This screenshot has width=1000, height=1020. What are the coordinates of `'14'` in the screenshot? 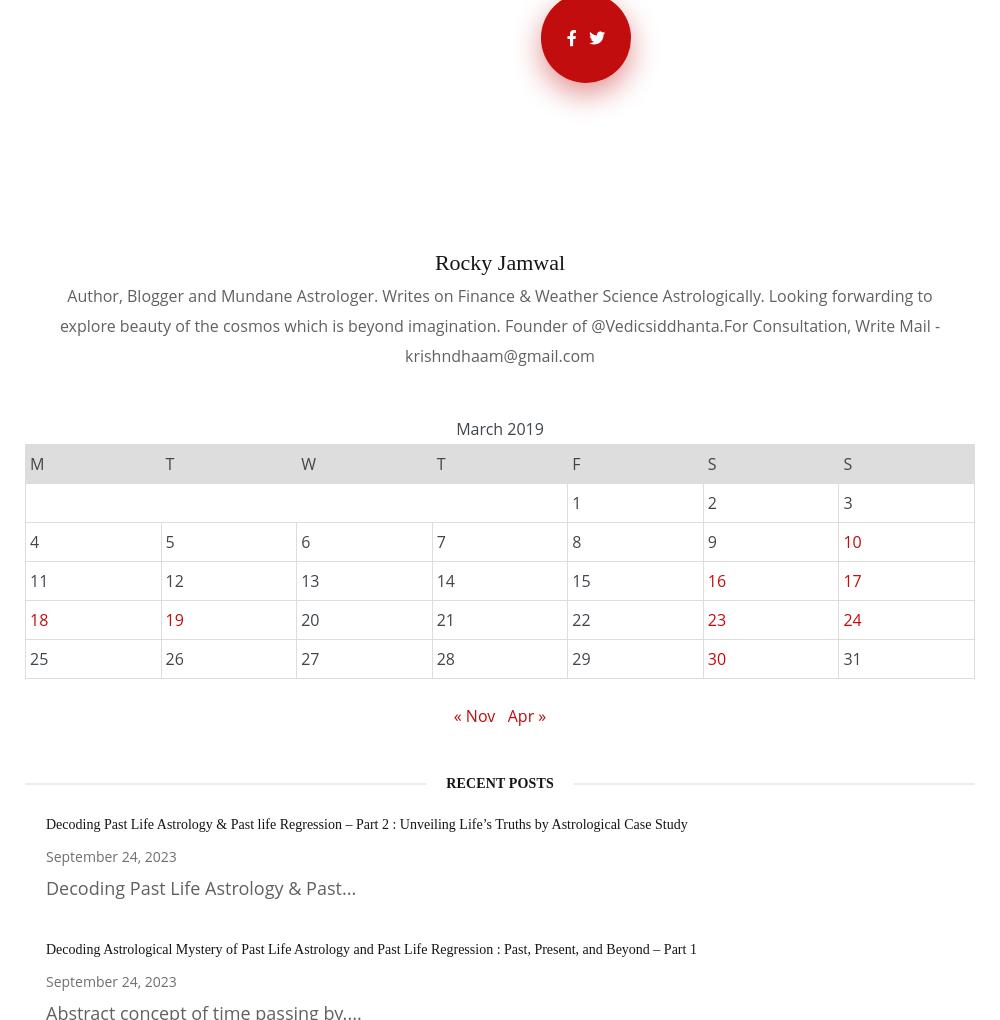 It's located at (444, 579).